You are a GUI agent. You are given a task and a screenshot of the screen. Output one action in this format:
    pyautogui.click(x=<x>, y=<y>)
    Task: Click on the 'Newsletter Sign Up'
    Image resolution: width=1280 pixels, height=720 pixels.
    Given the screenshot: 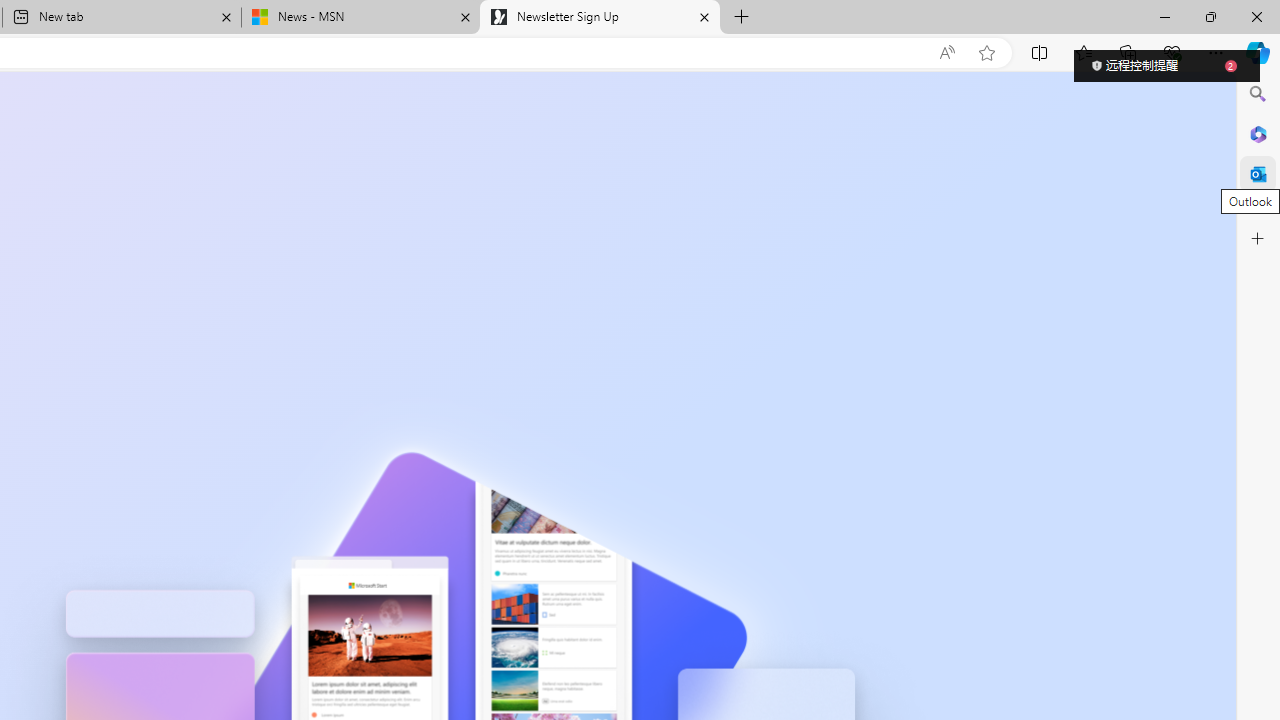 What is the action you would take?
    pyautogui.click(x=599, y=17)
    